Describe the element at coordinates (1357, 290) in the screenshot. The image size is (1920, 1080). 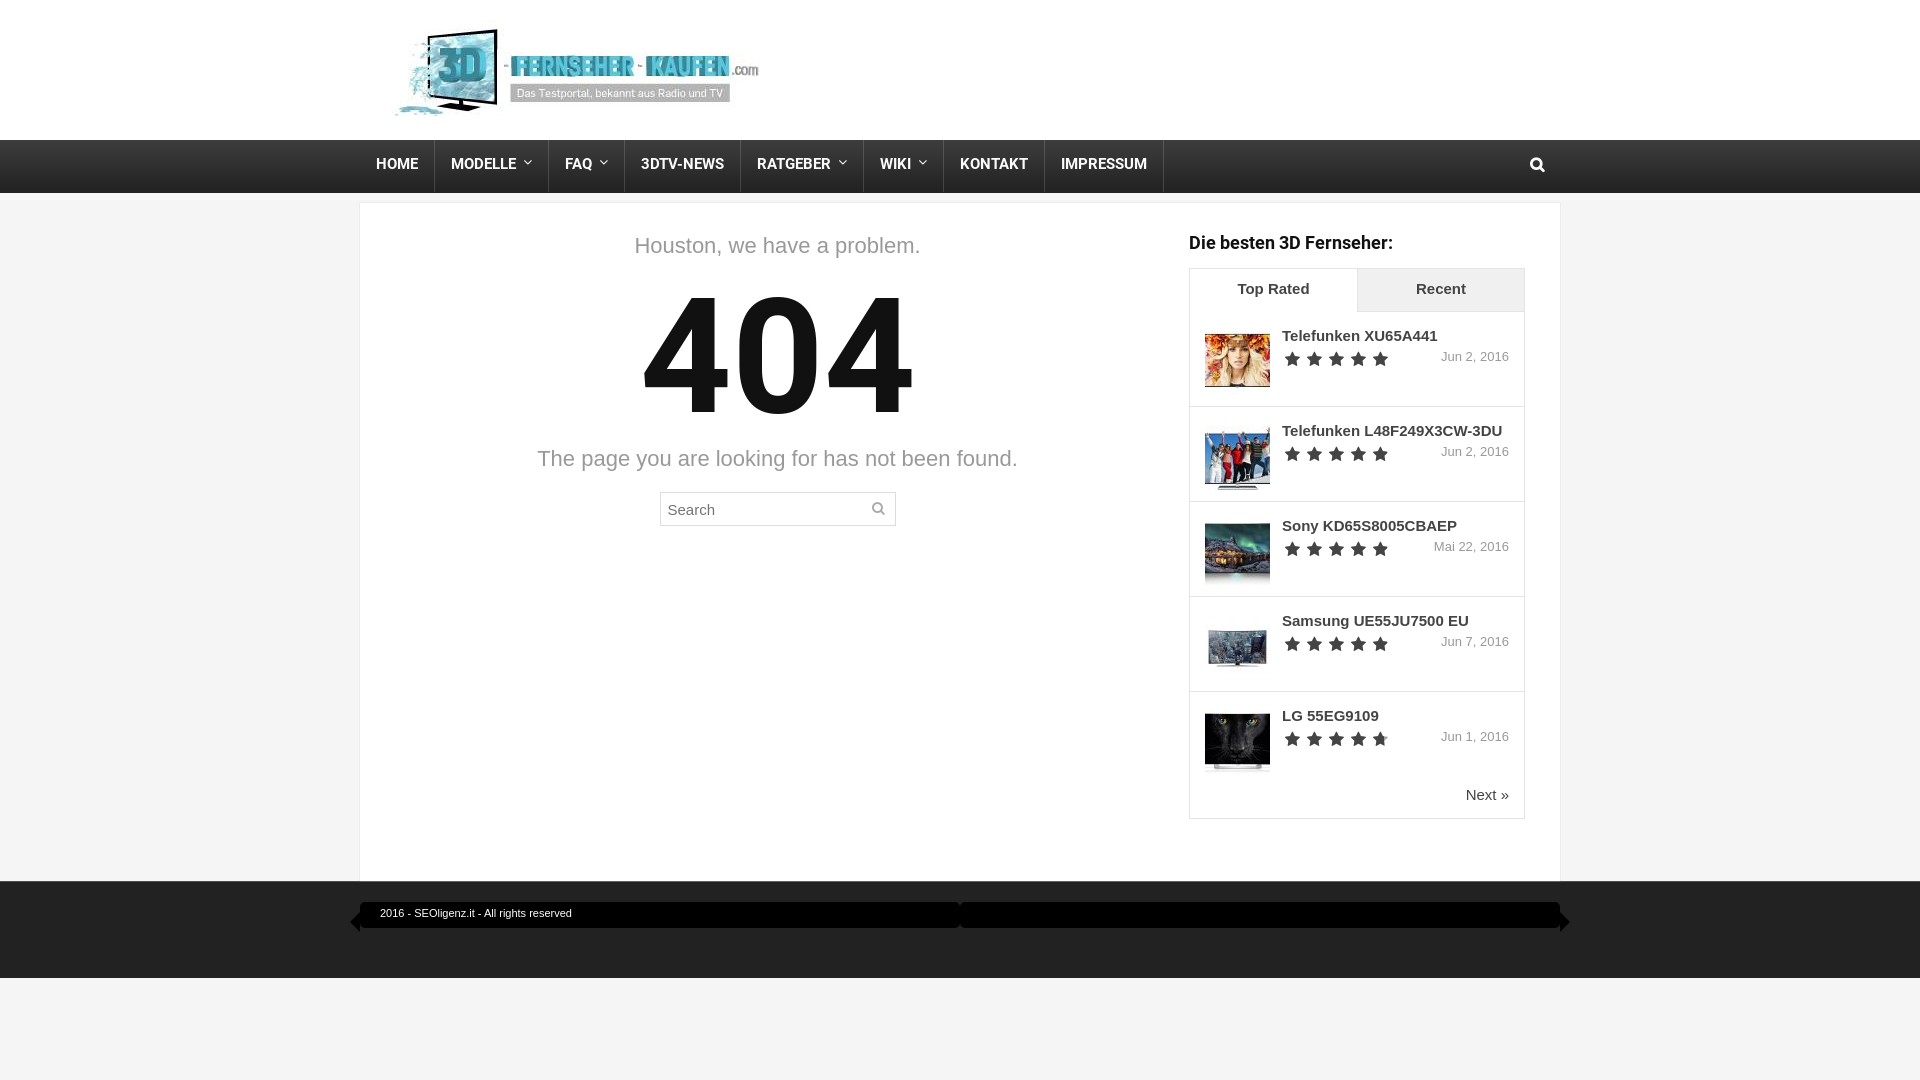
I see `'Recent'` at that location.